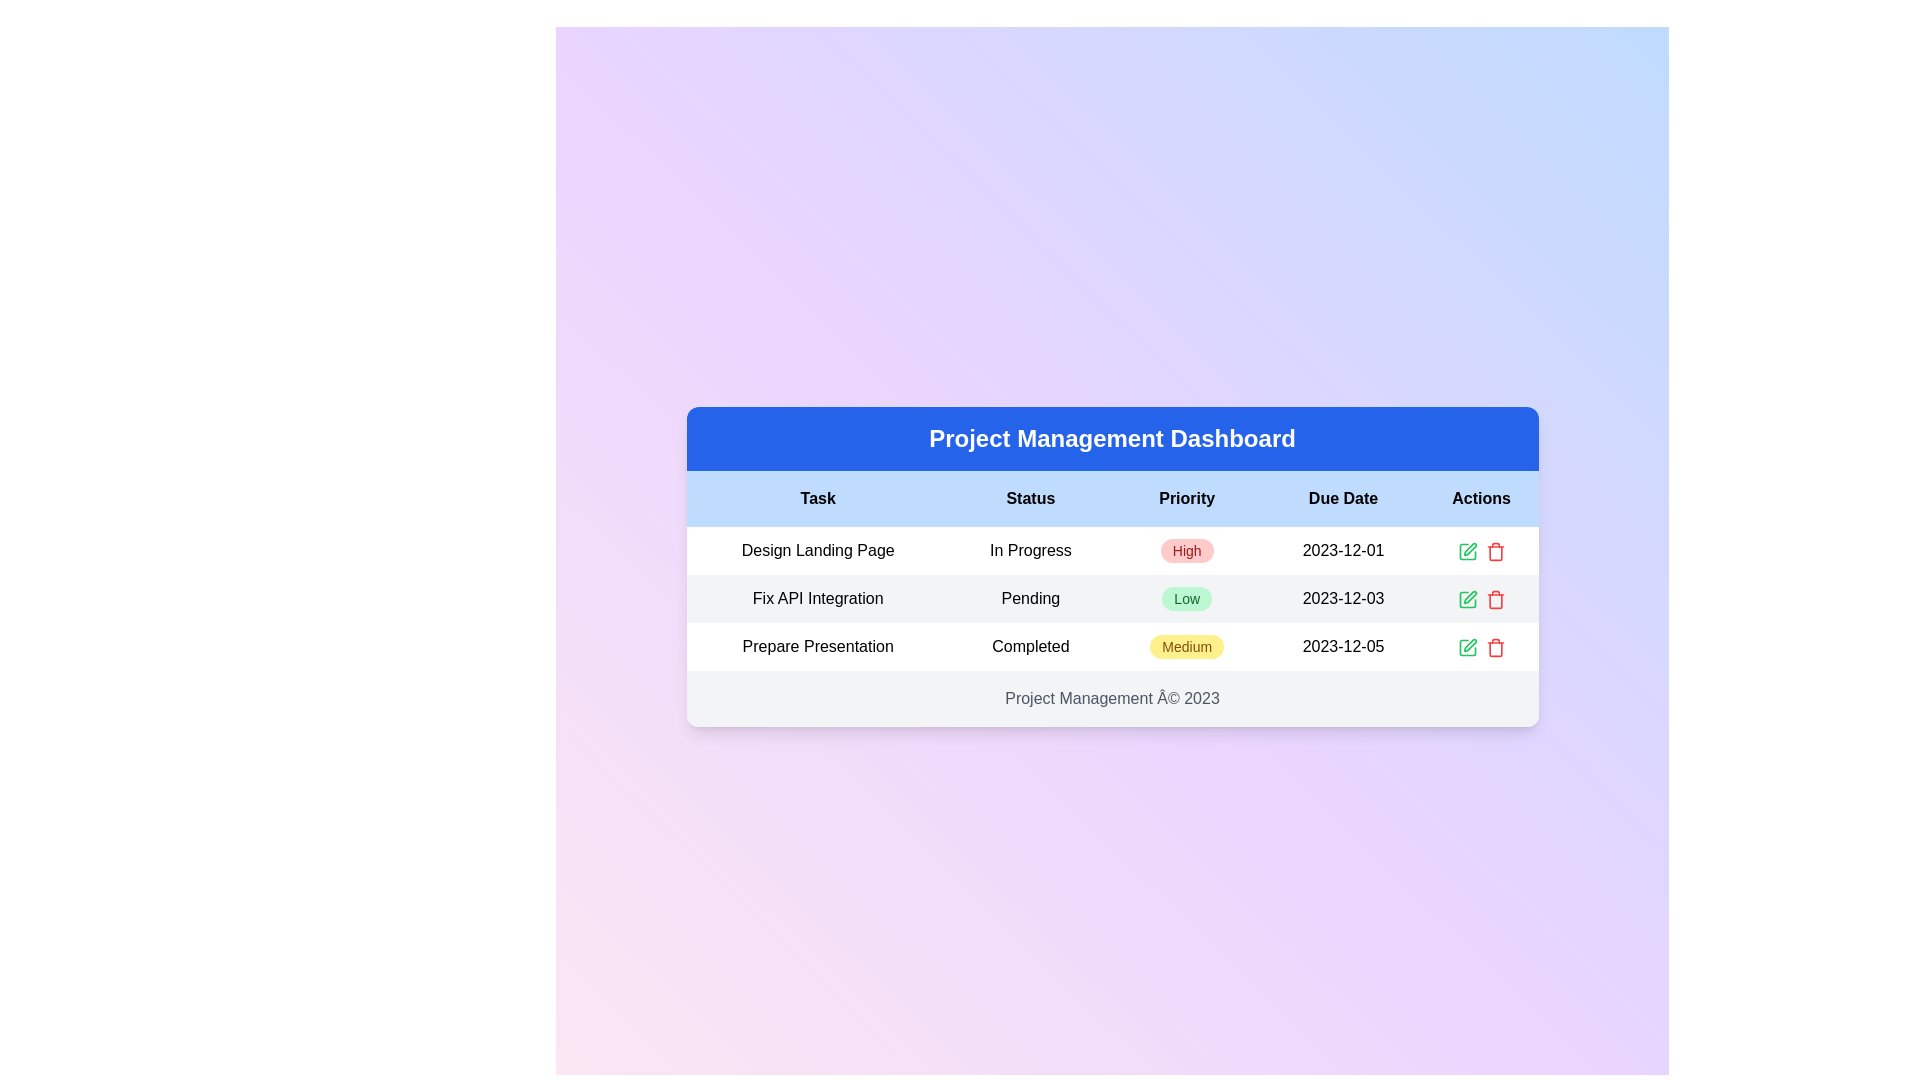  What do you see at coordinates (1030, 497) in the screenshot?
I see `the Text label header in the second column of the table, which indicates the status of tasks listed beneath it` at bounding box center [1030, 497].